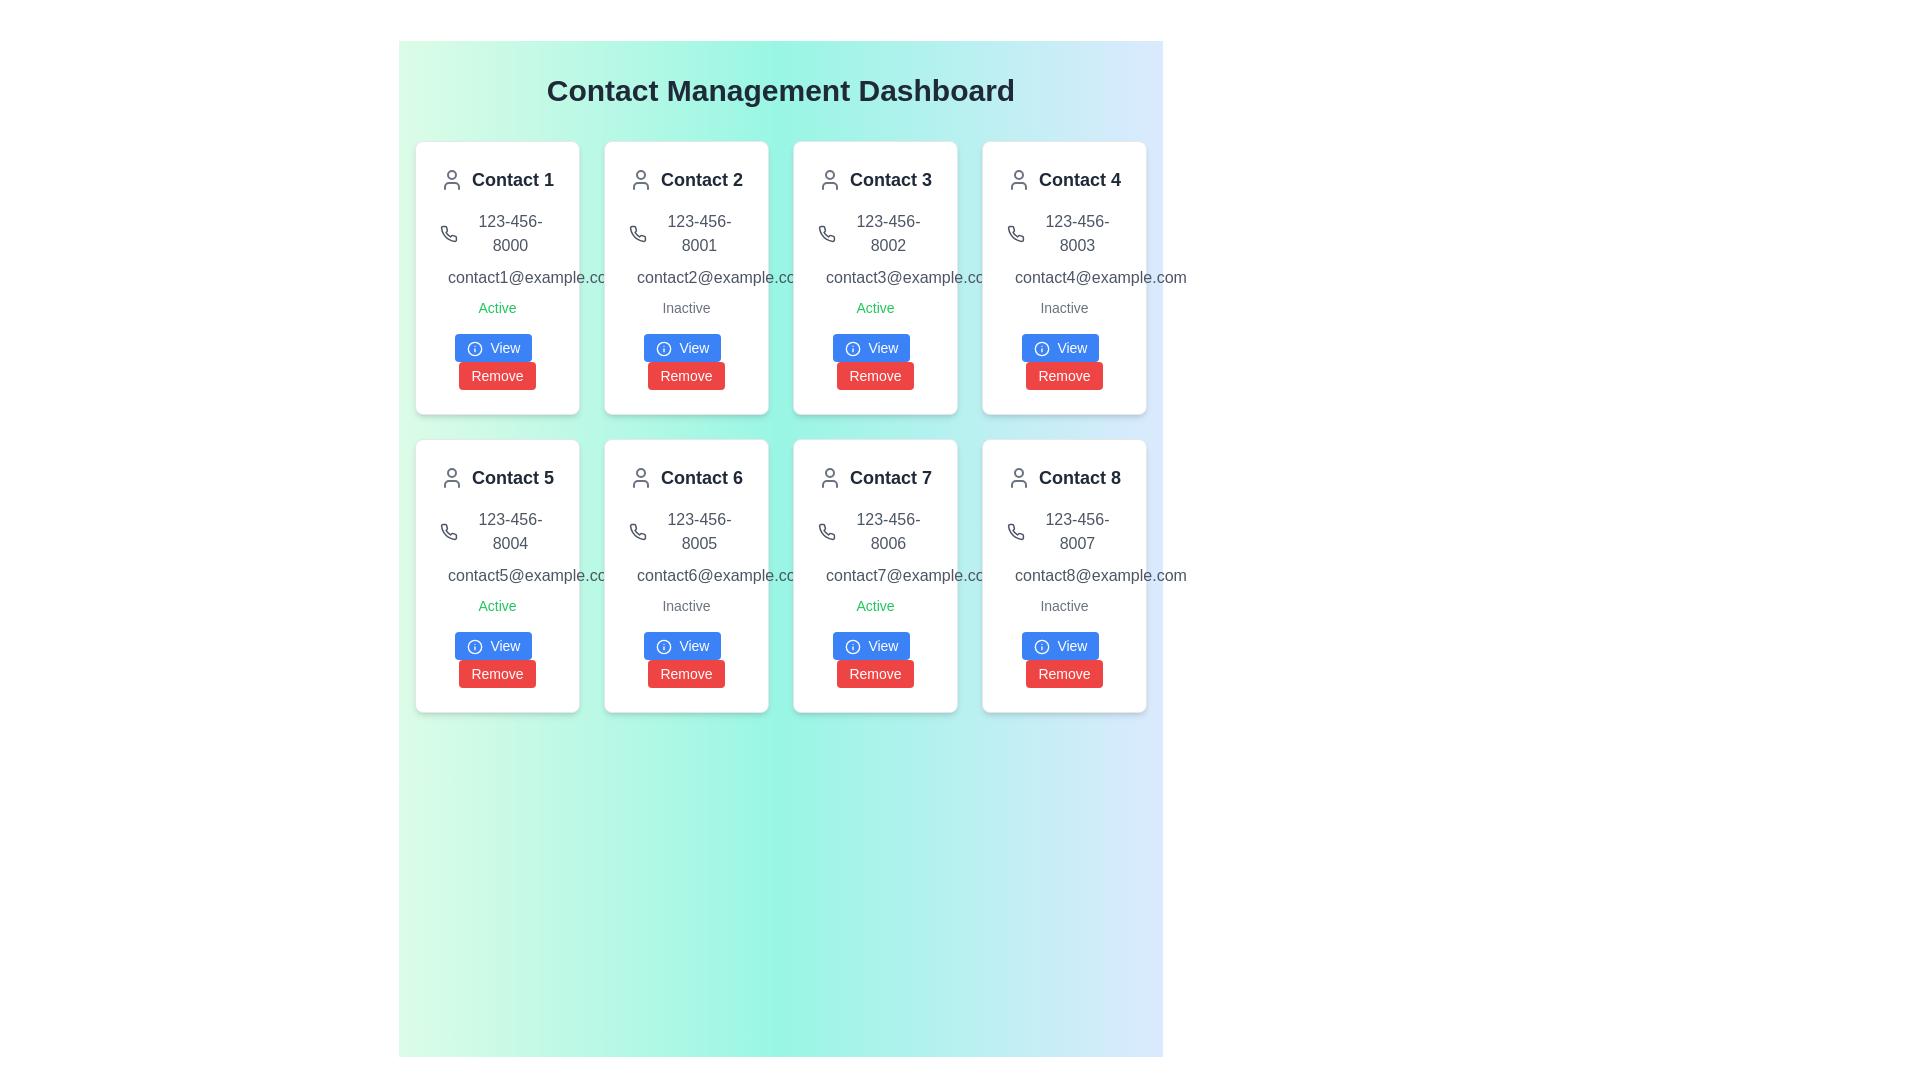 The width and height of the screenshot is (1920, 1080). What do you see at coordinates (875, 277) in the screenshot?
I see `the static text displaying the email address associated with 'Contact 3', located beneath the phone number and above the 'Active' status indicator` at bounding box center [875, 277].